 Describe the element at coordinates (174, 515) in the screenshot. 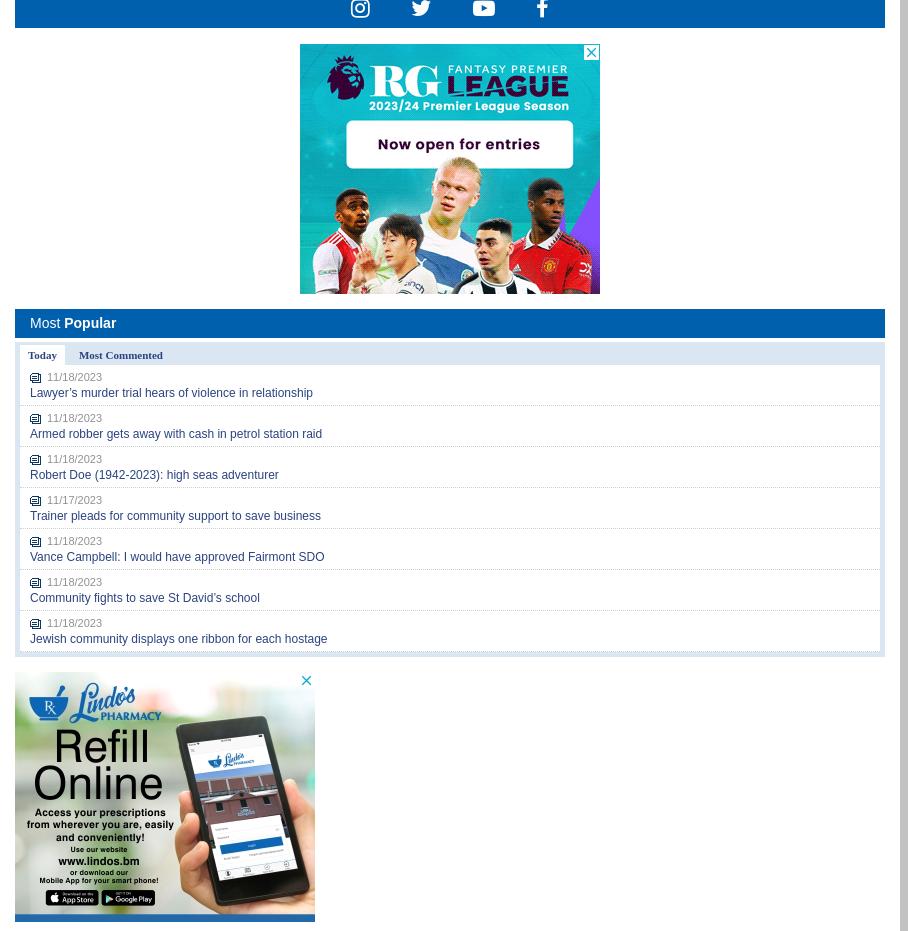

I see `'Trainer pleads for community support to save business'` at that location.